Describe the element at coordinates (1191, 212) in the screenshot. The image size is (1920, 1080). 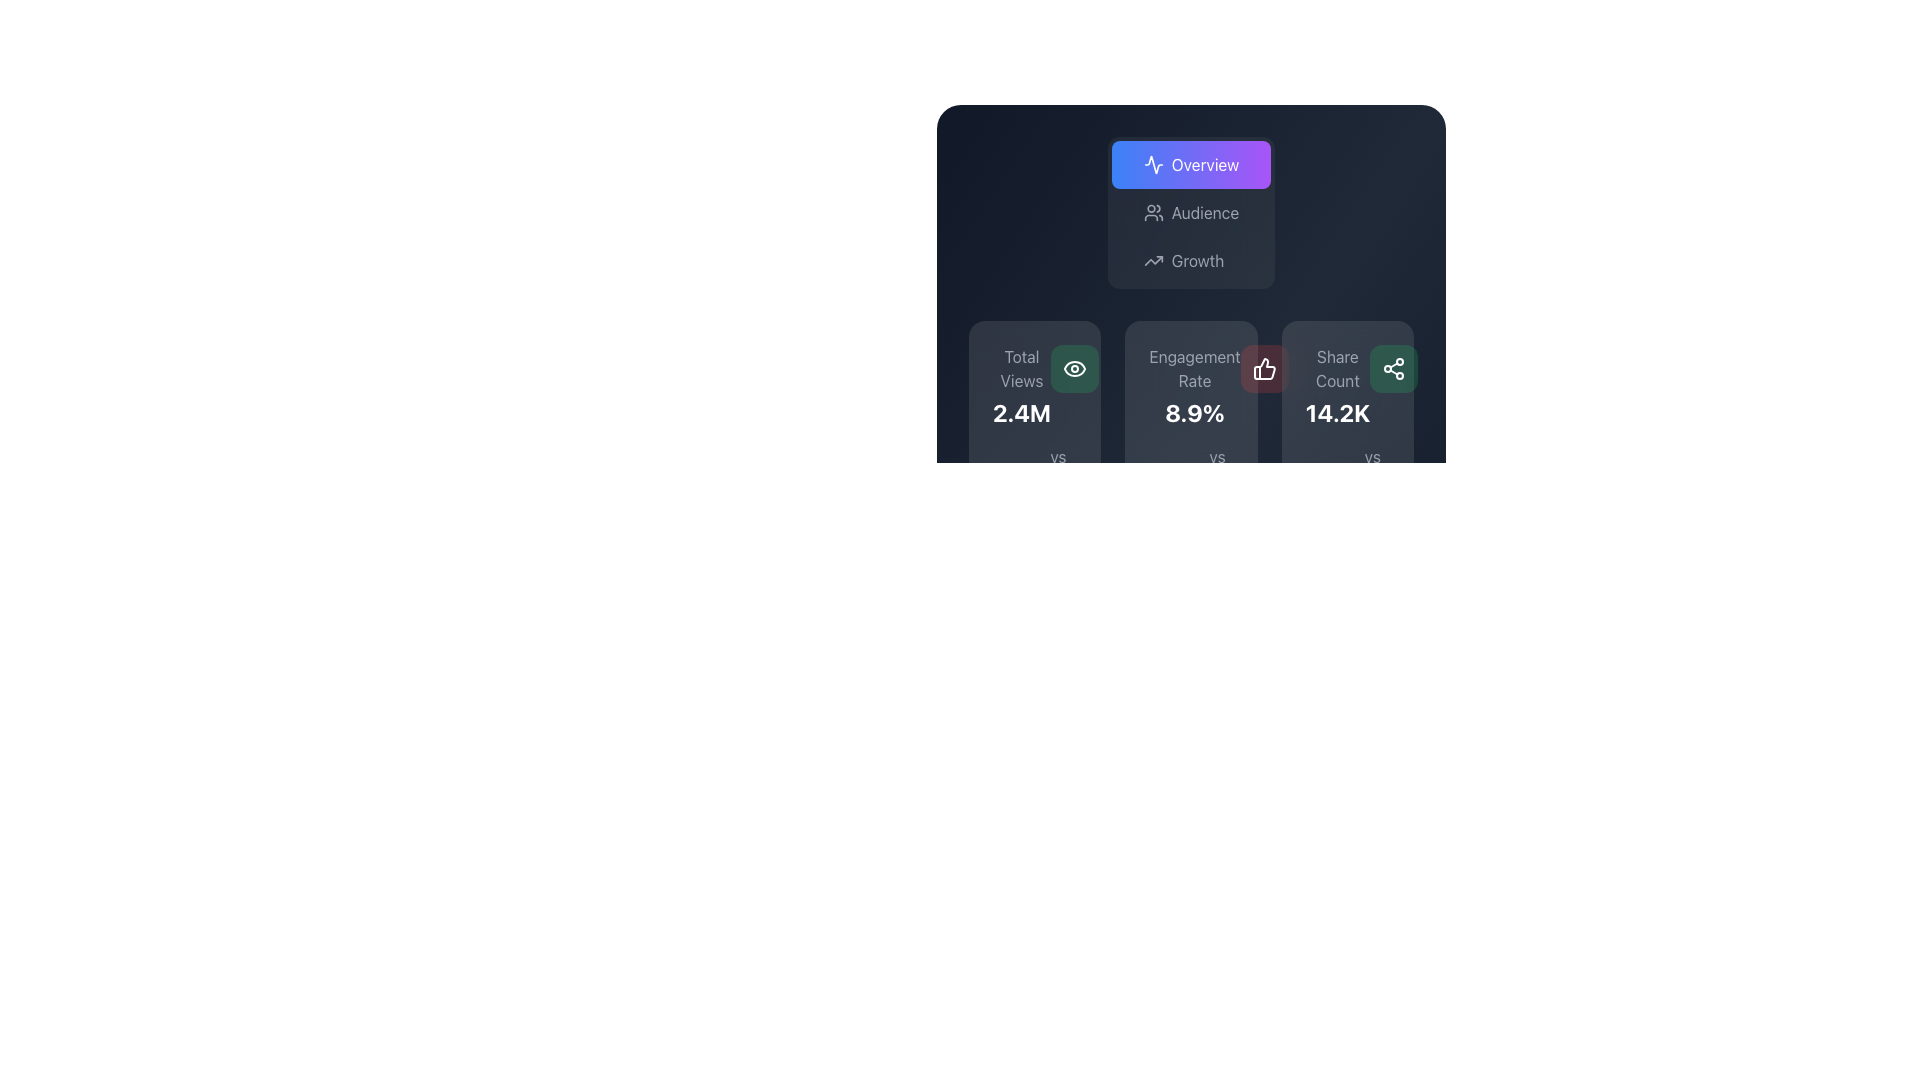
I see `the 'Audience' button, which is the second button in a vertical stack of three buttons labeled 'Overview', 'Audience', and 'Growth'` at that location.